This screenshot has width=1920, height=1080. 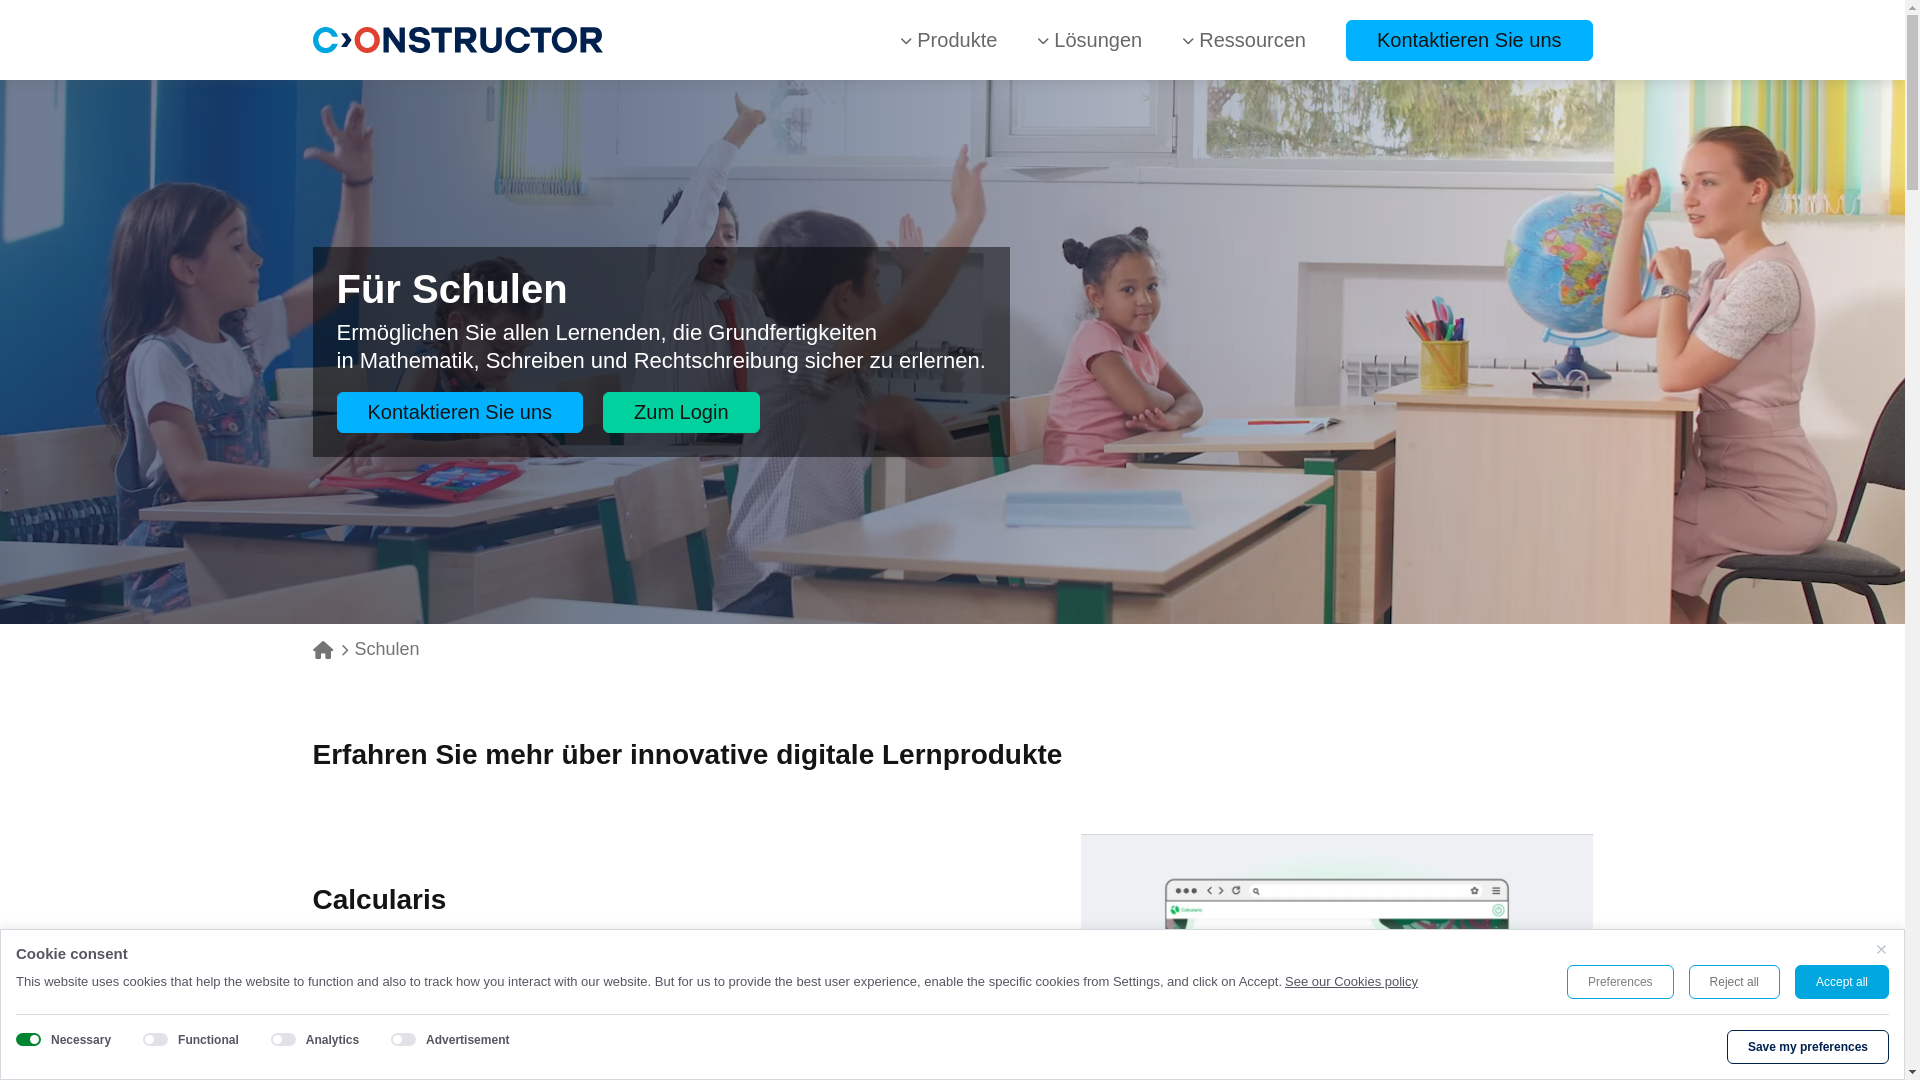 I want to click on 'Kontaktieren Sie uns', so click(x=458, y=411).